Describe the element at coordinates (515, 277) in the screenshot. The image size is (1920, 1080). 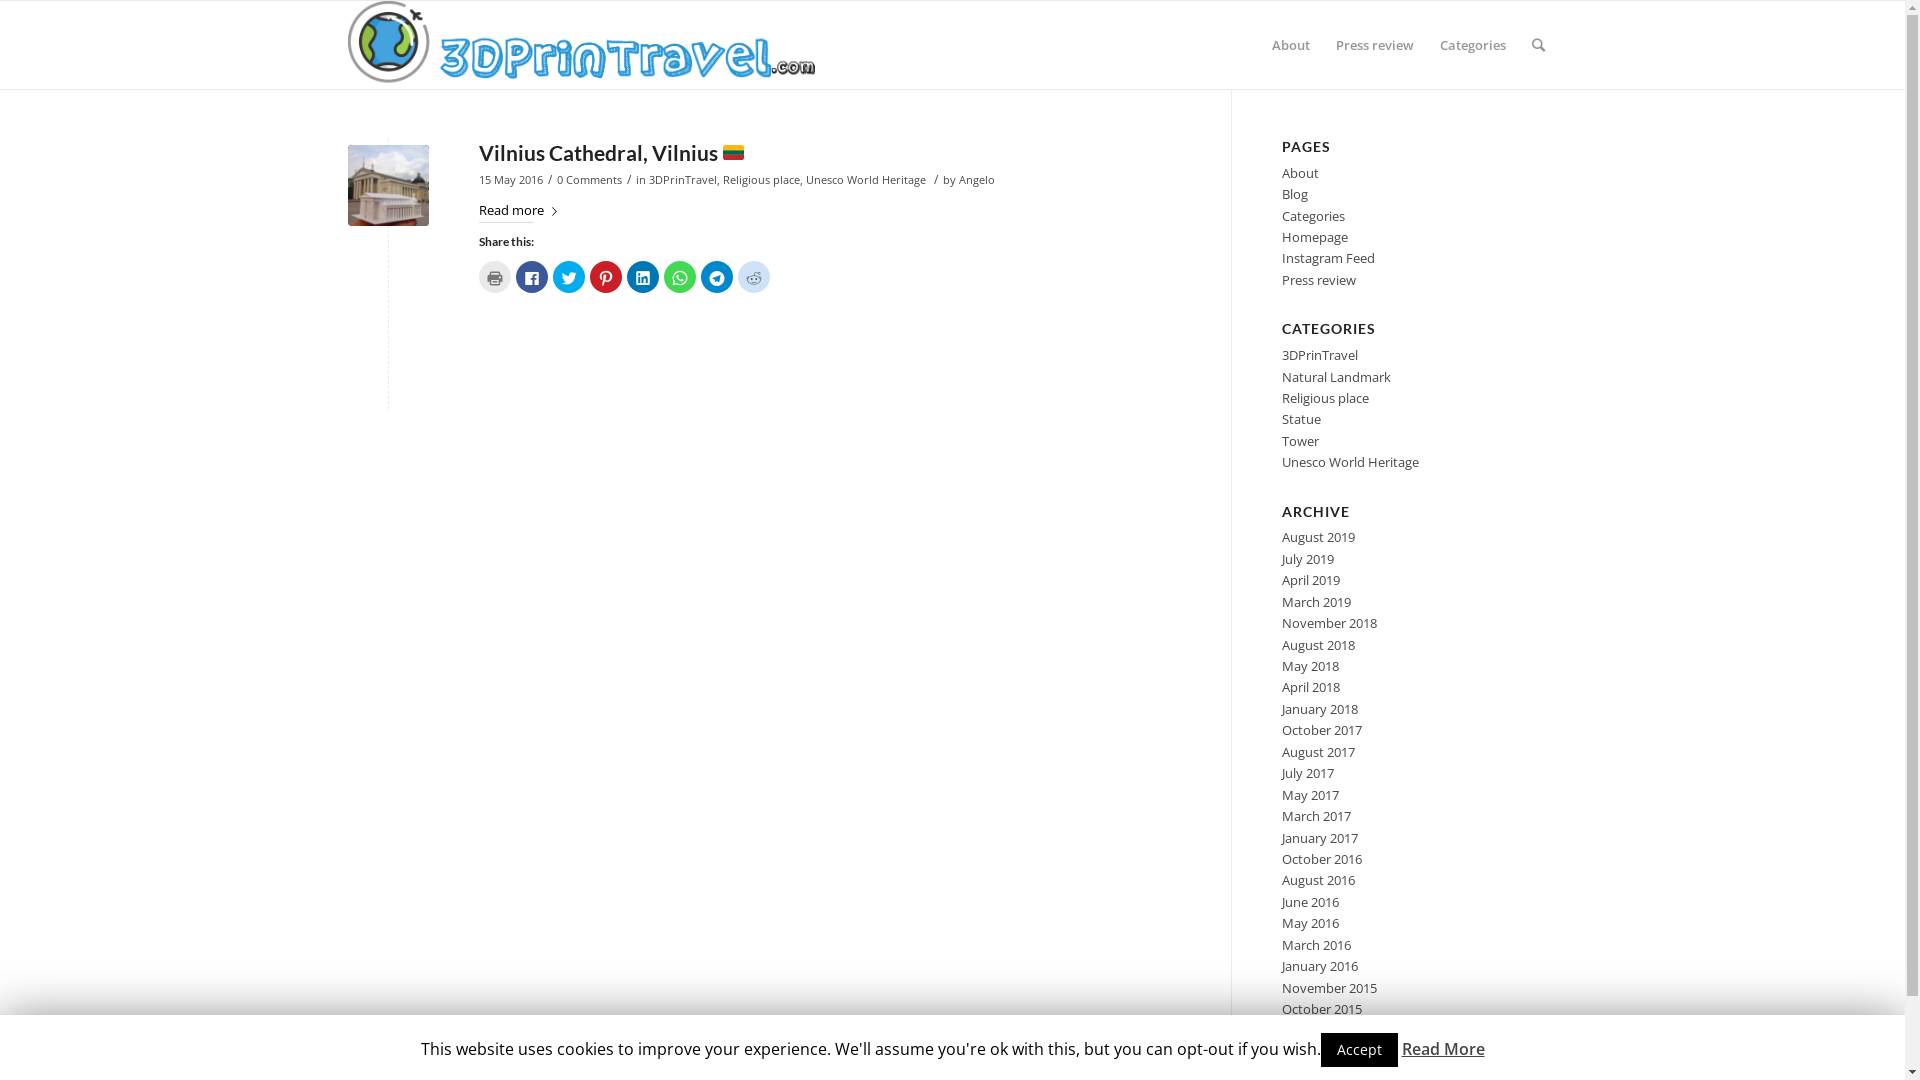
I see `'Click to share on Facebook (Opens in new window)'` at that location.